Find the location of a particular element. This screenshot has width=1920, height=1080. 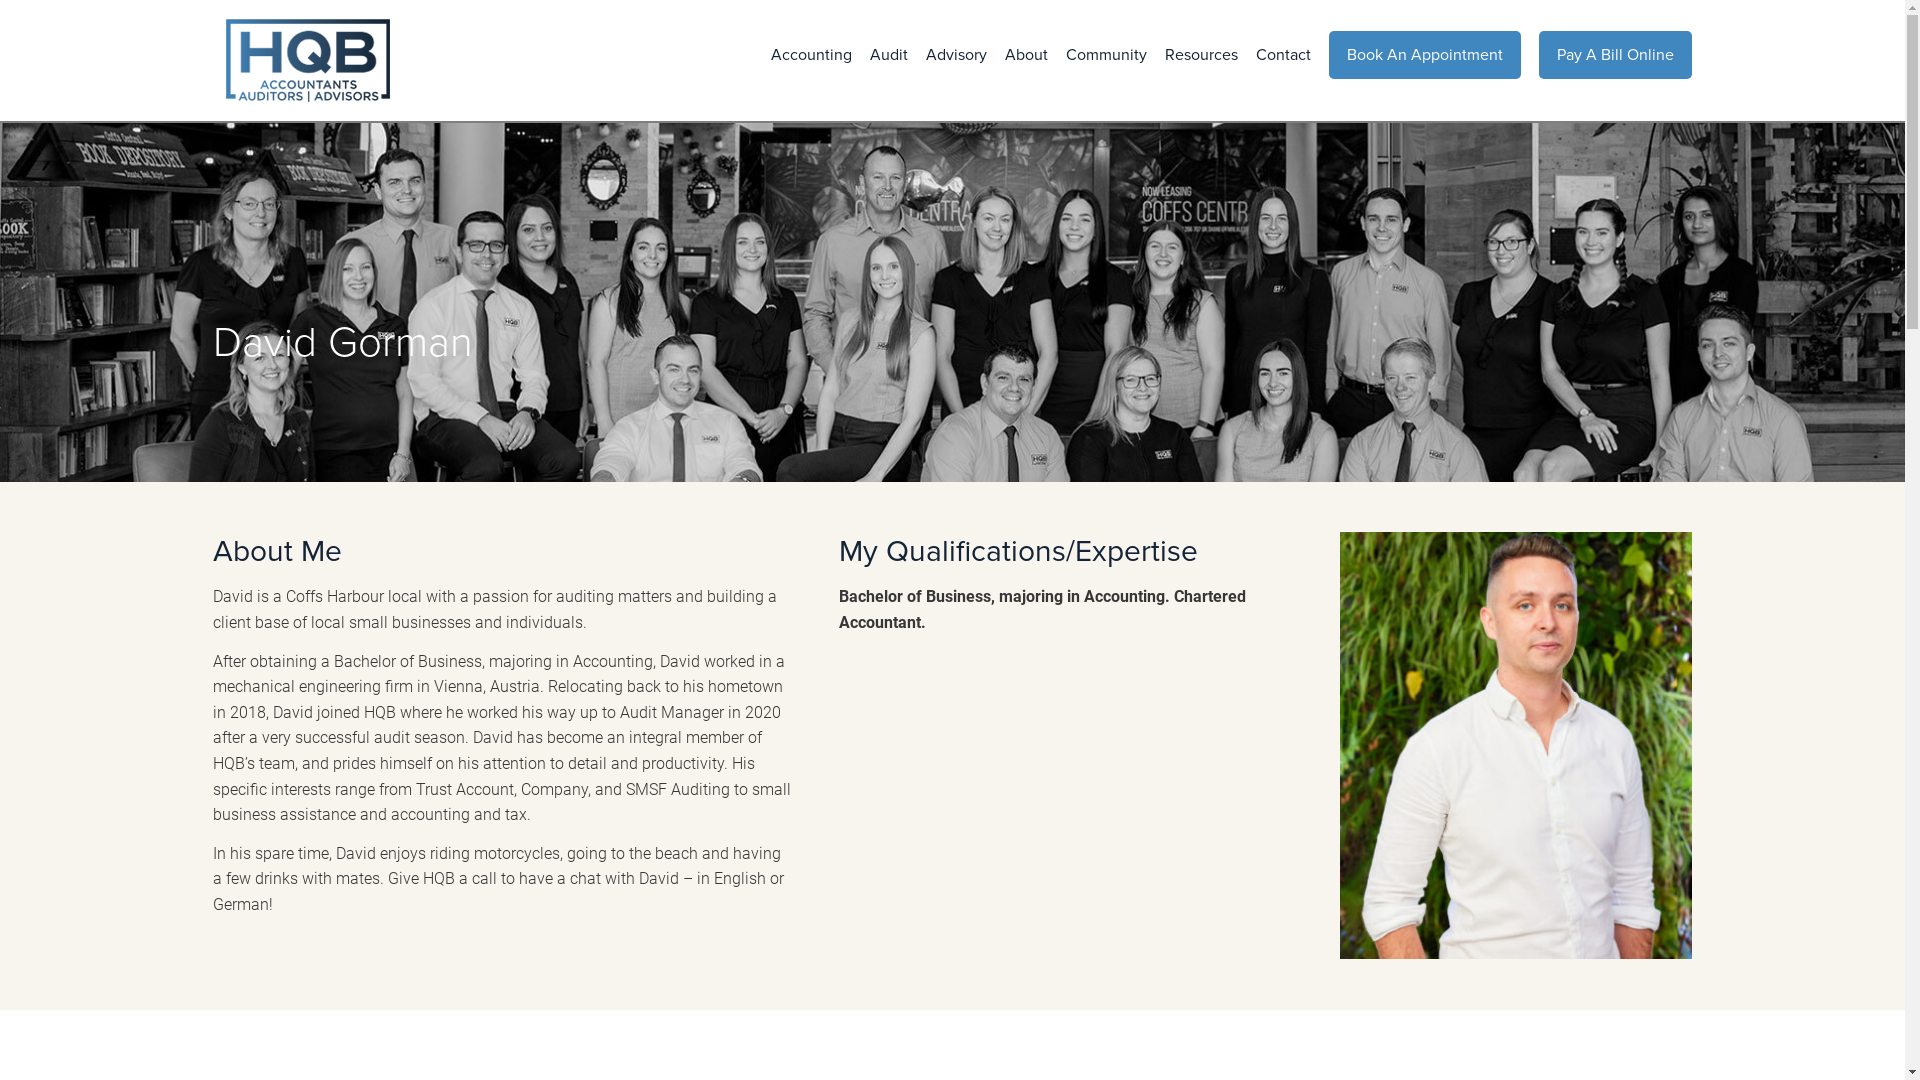

'Audit' is located at coordinates (879, 53).